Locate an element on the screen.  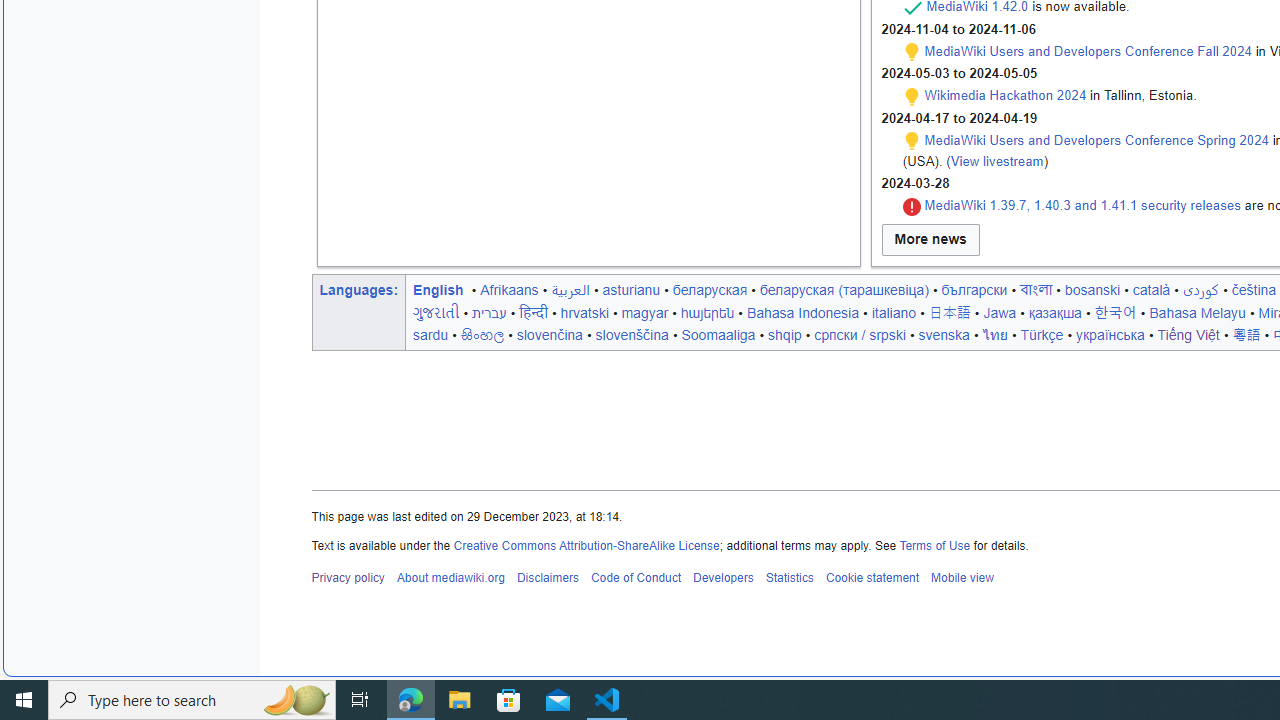
'shqip' is located at coordinates (784, 333).